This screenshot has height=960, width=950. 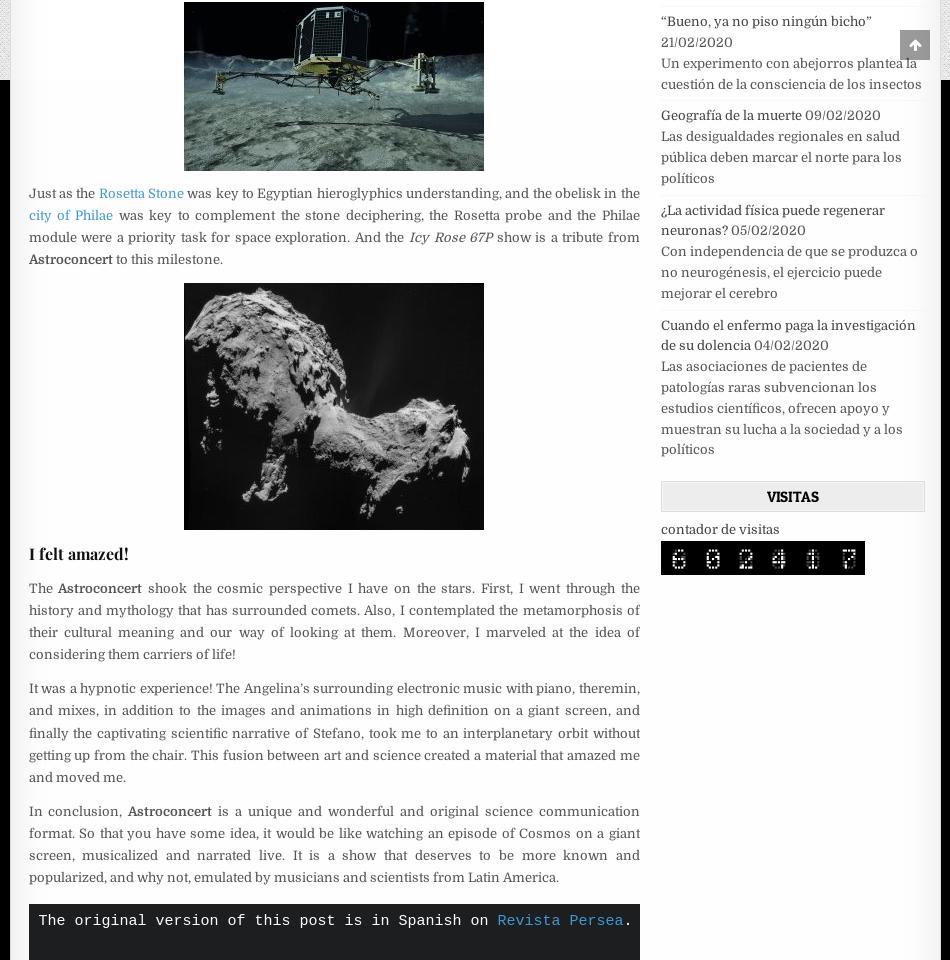 I want to click on '¿La actividad física puede regenerar neuronas?', so click(x=770, y=220).